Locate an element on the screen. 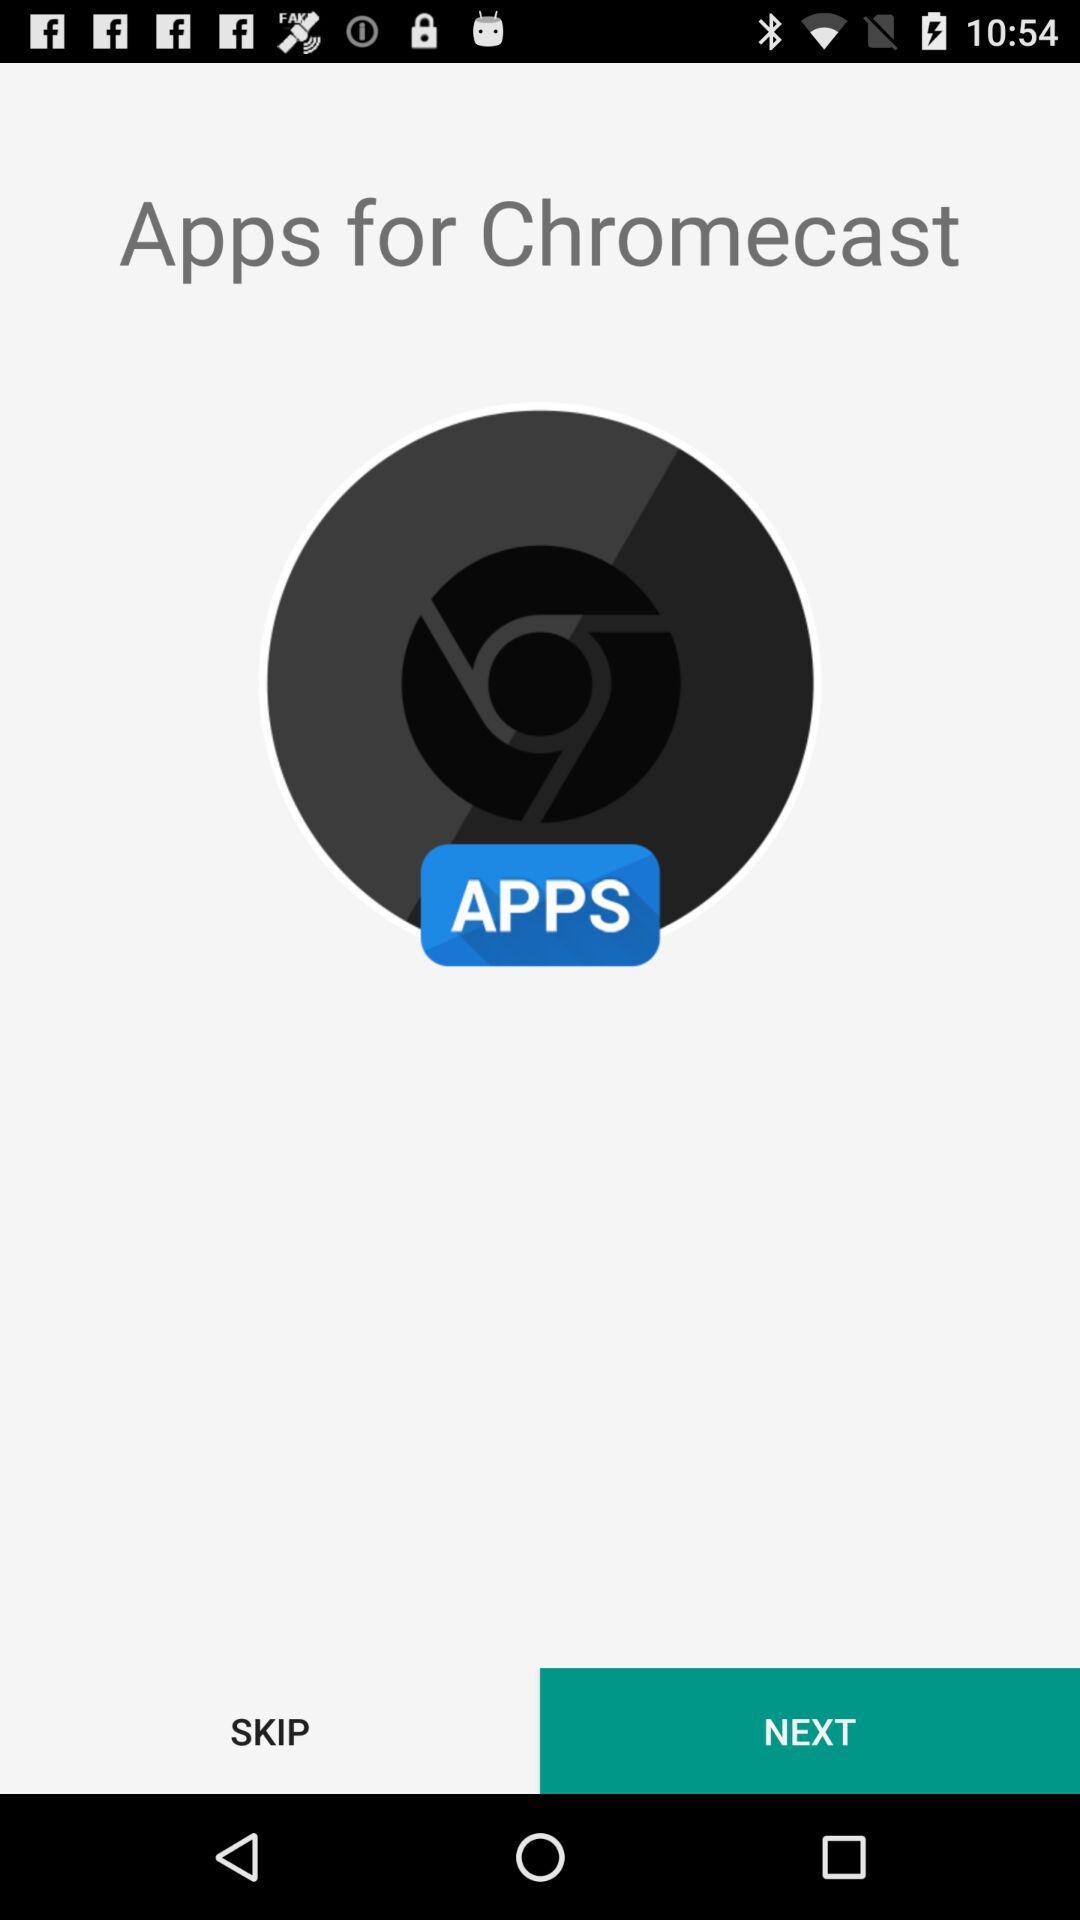 Image resolution: width=1080 pixels, height=1920 pixels. button to the left of the next icon is located at coordinates (270, 1730).